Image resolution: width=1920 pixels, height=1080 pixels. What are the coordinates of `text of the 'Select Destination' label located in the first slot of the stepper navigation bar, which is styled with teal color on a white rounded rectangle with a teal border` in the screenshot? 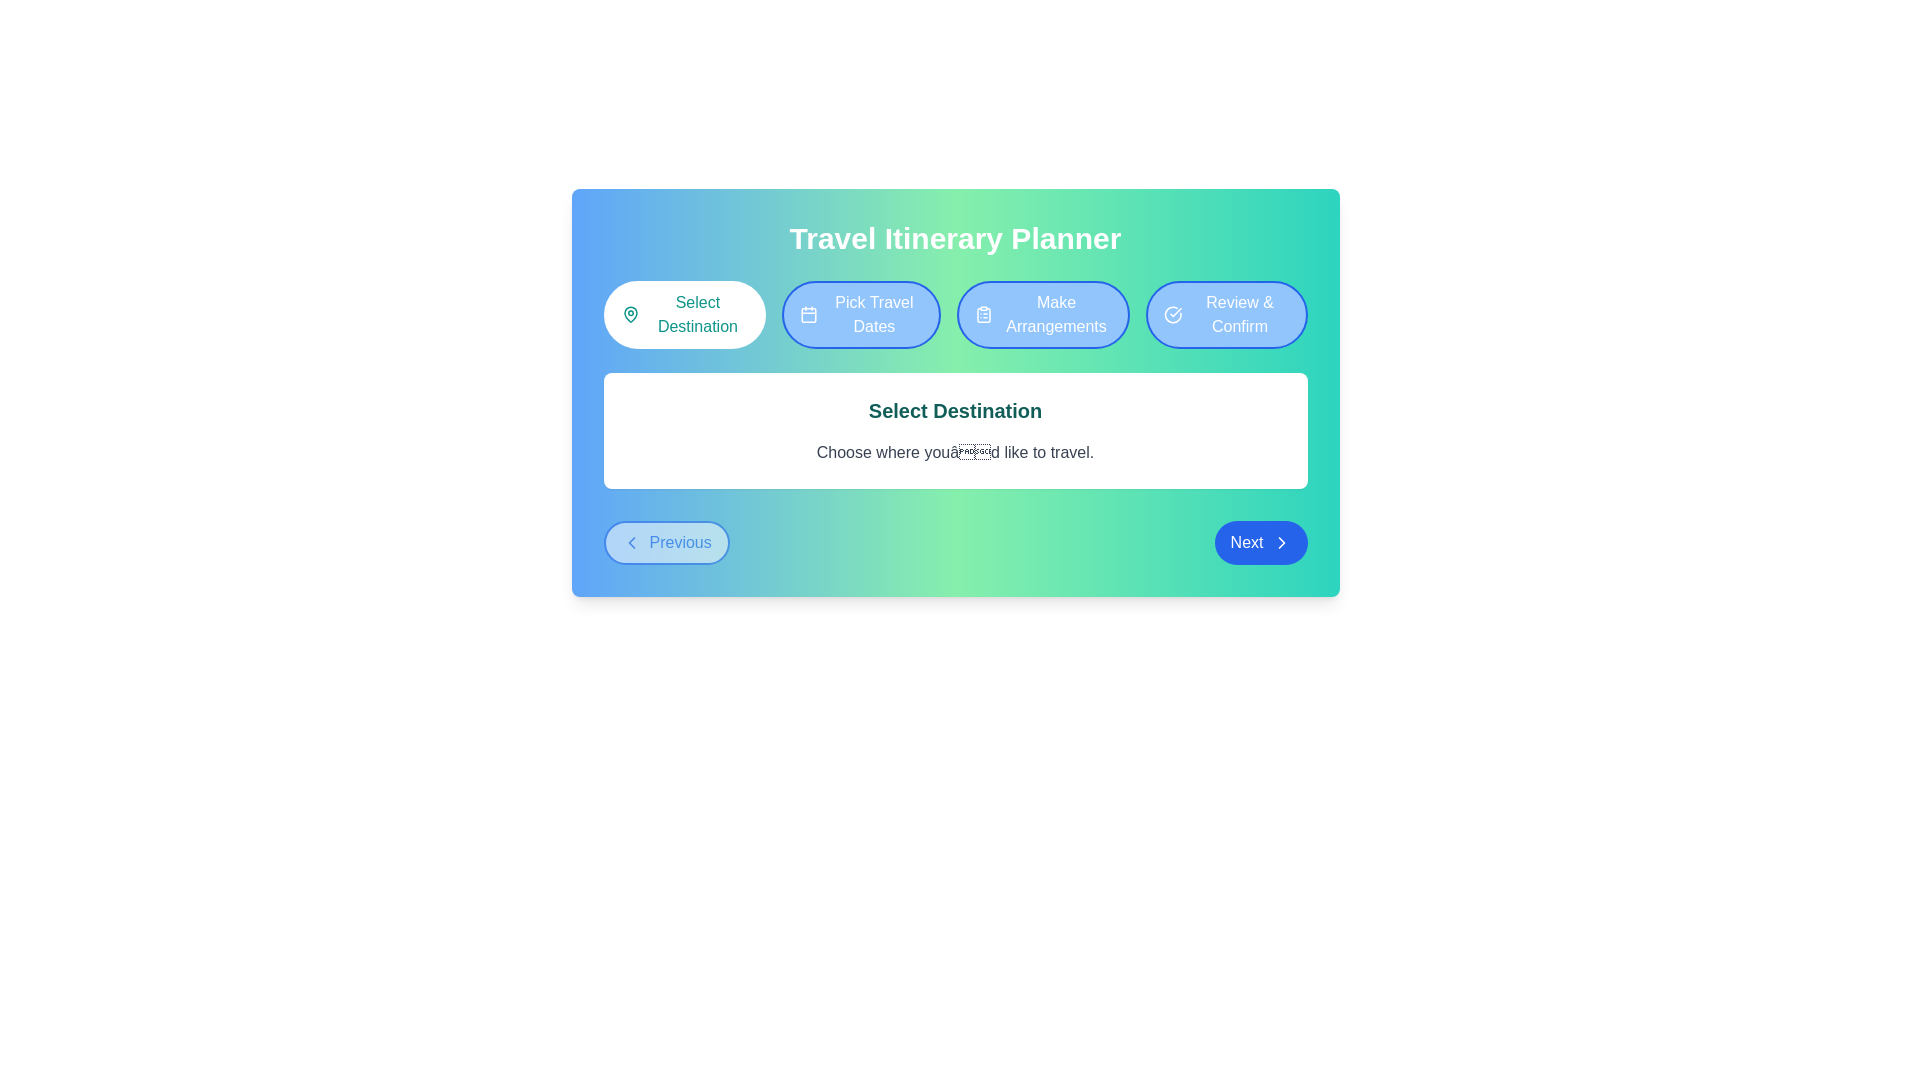 It's located at (697, 315).